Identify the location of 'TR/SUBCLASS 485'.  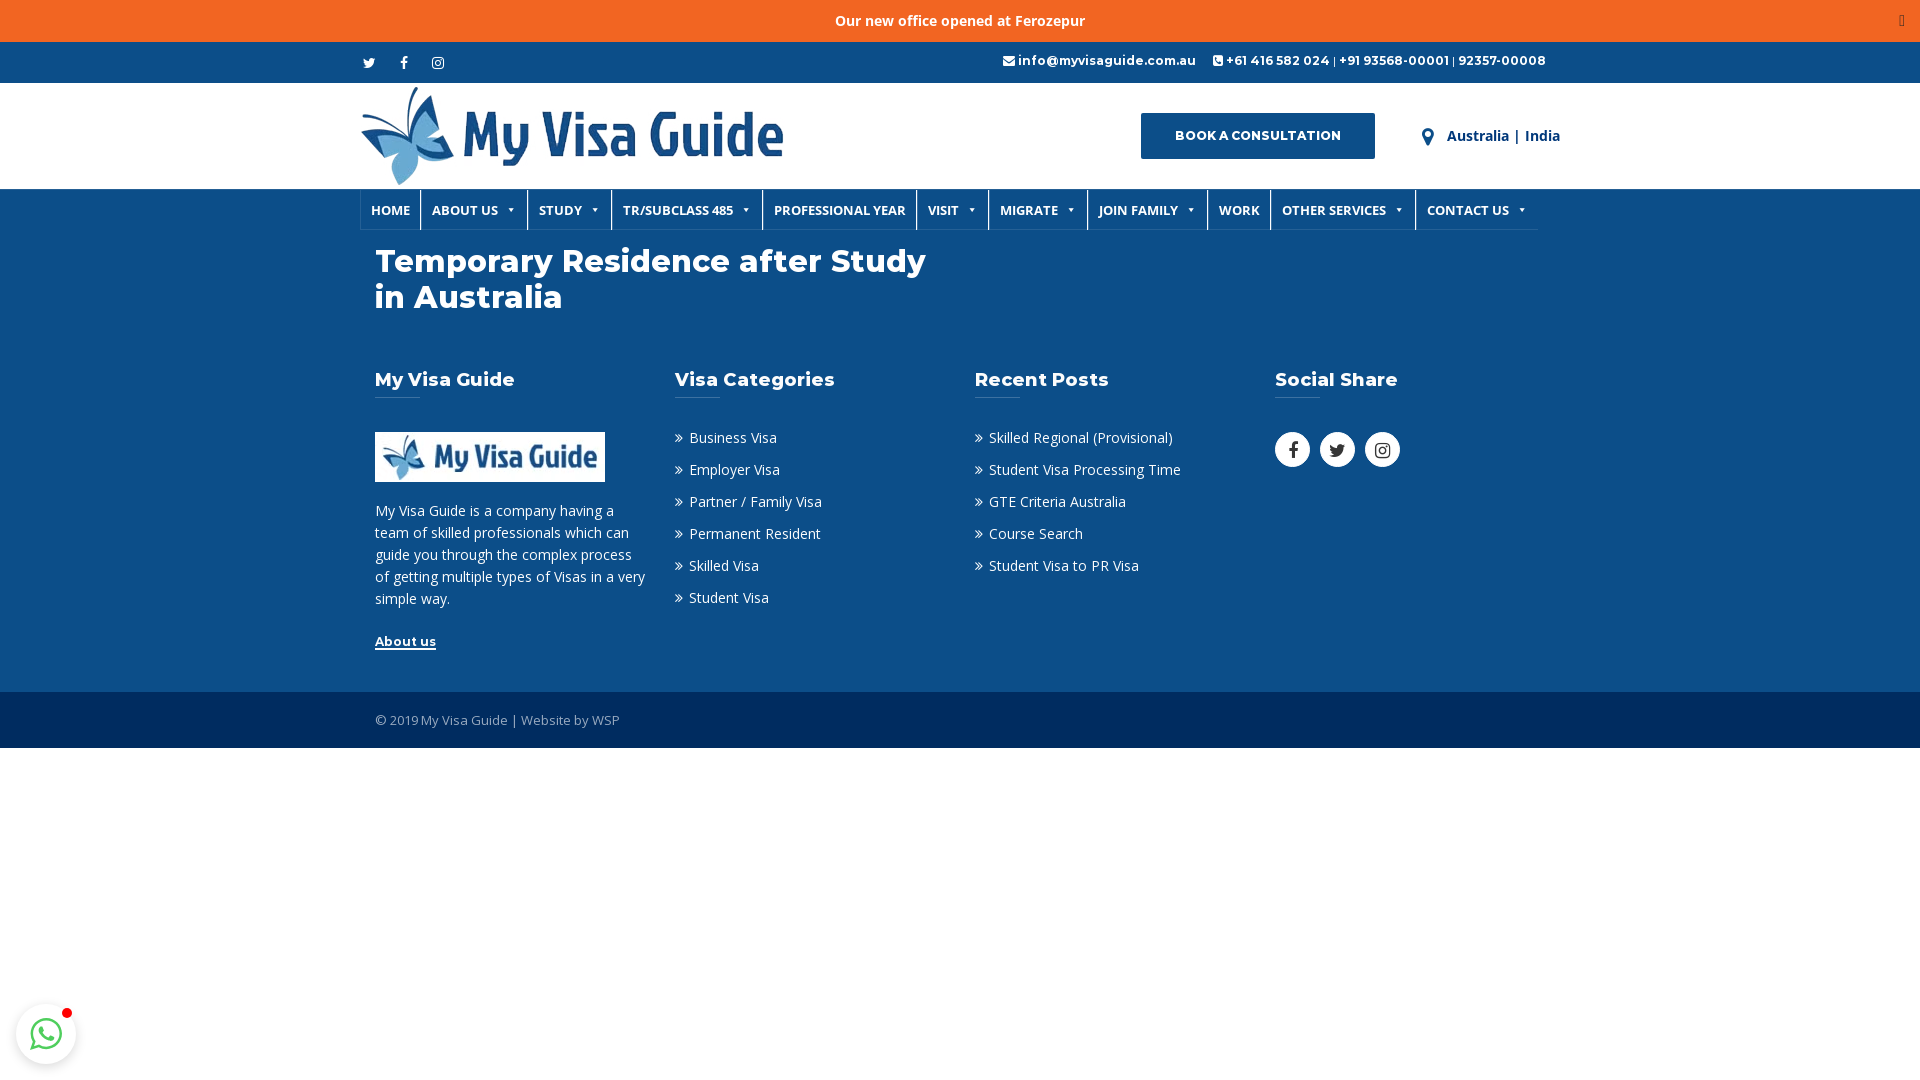
(686, 209).